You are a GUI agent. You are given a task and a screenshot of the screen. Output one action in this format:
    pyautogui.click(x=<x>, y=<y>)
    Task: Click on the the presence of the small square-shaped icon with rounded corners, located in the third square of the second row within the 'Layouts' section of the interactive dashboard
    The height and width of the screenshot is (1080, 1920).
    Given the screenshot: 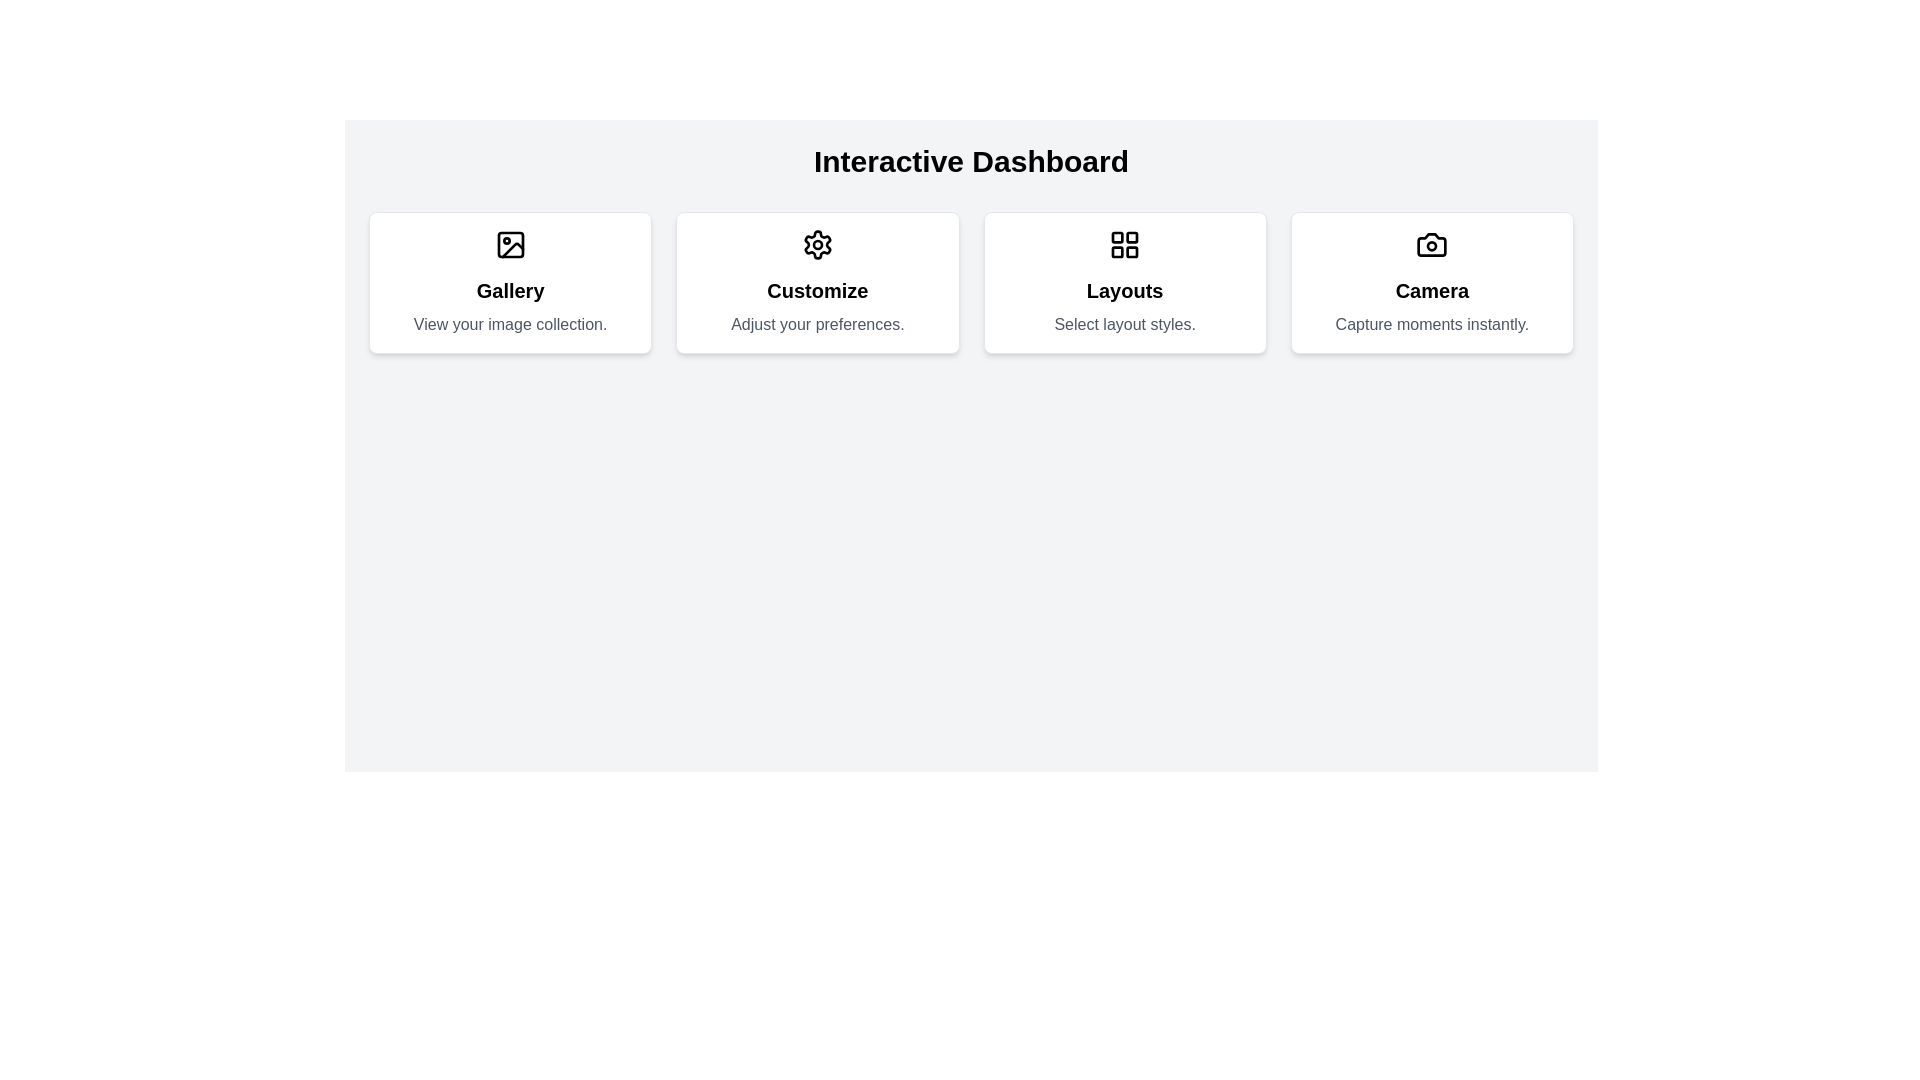 What is the action you would take?
    pyautogui.click(x=1132, y=251)
    